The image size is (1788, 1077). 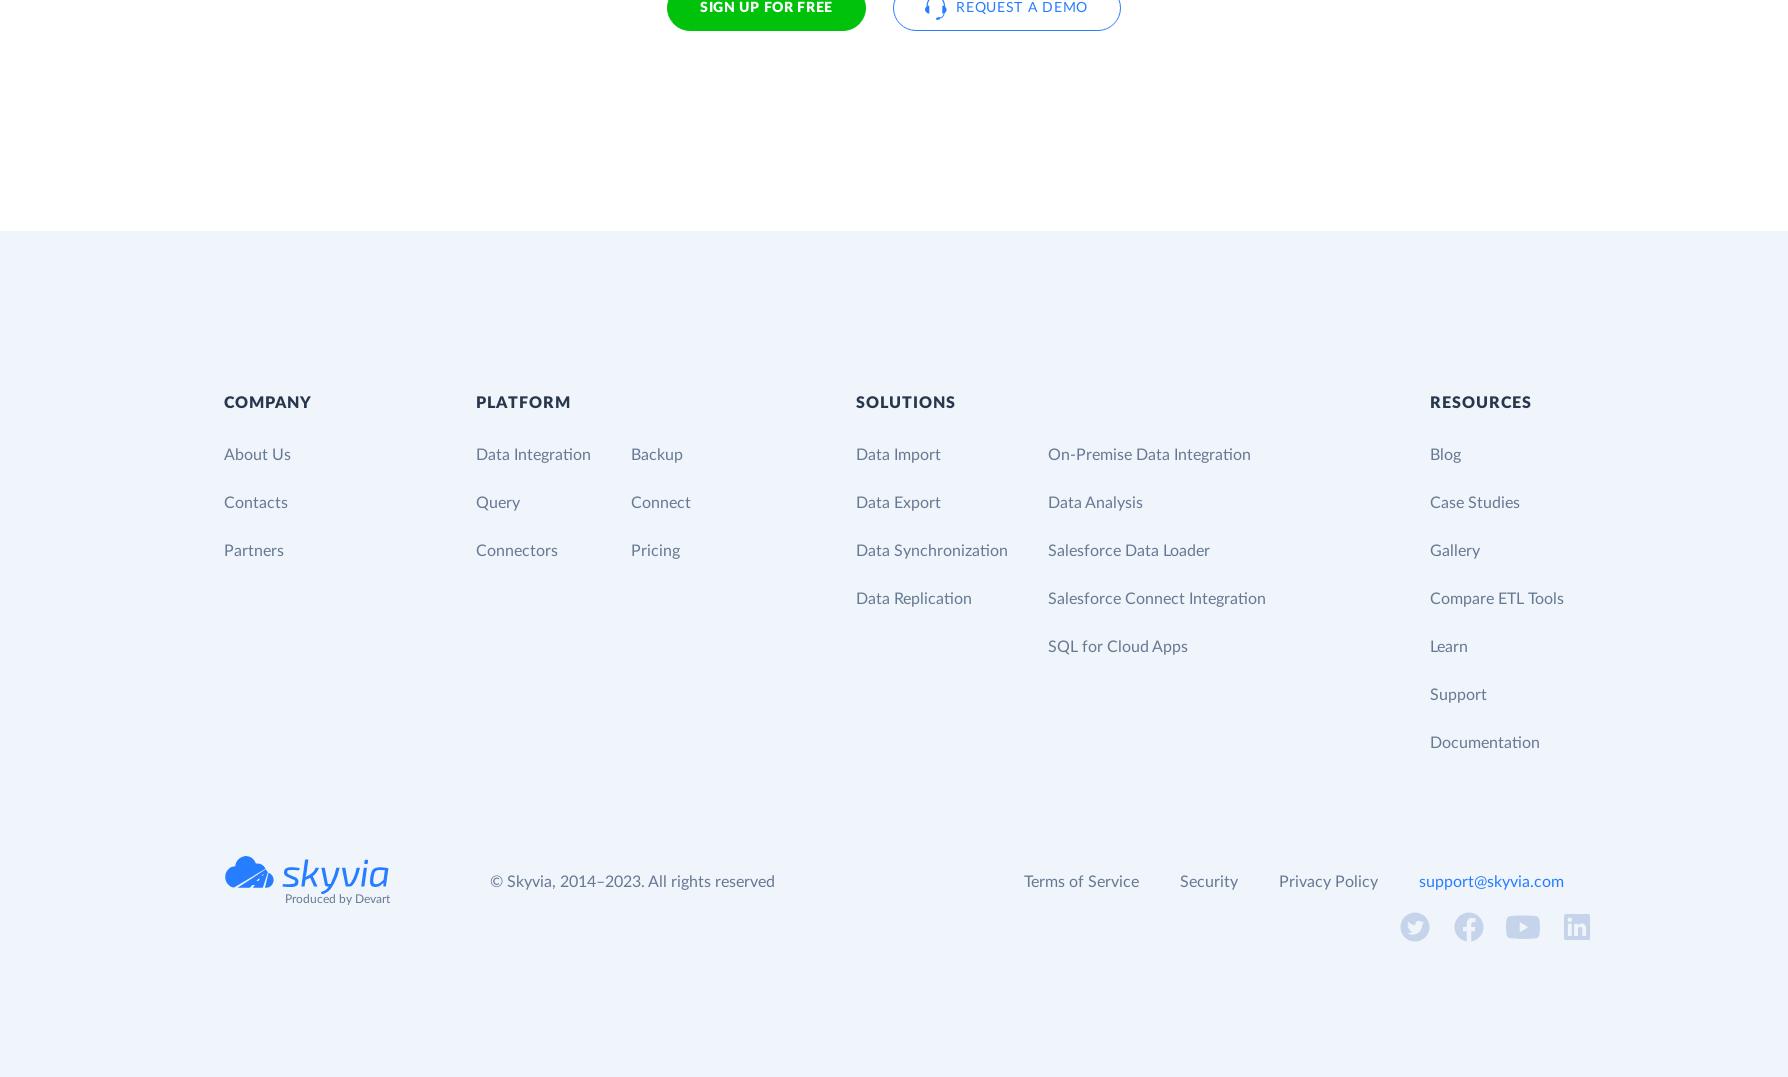 What do you see at coordinates (224, 452) in the screenshot?
I see `'About Us'` at bounding box center [224, 452].